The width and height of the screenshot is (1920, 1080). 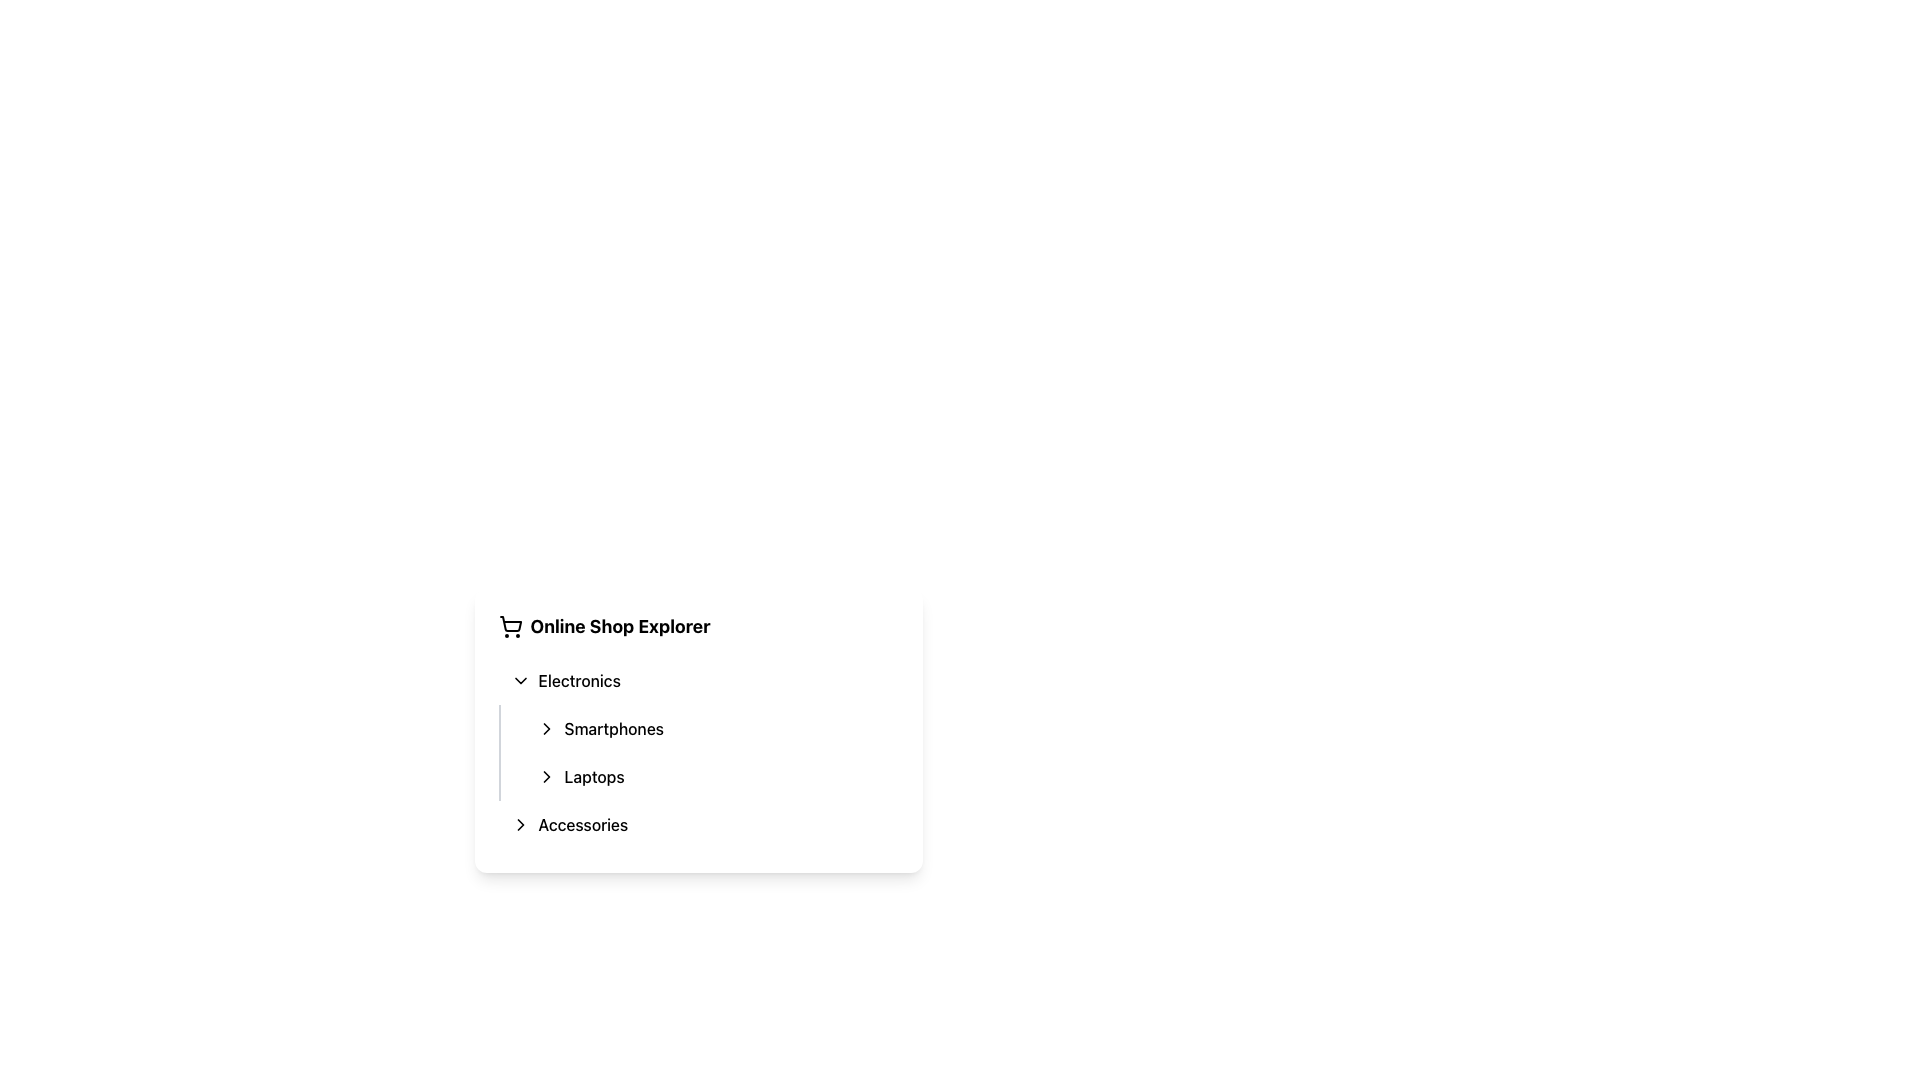 What do you see at coordinates (546, 729) in the screenshot?
I see `the chevron icon pointing to the right, located adjacent to the text 'Smartphones' in the 'Electronics' section of the navigation menu, to observe potential visual feedback` at bounding box center [546, 729].